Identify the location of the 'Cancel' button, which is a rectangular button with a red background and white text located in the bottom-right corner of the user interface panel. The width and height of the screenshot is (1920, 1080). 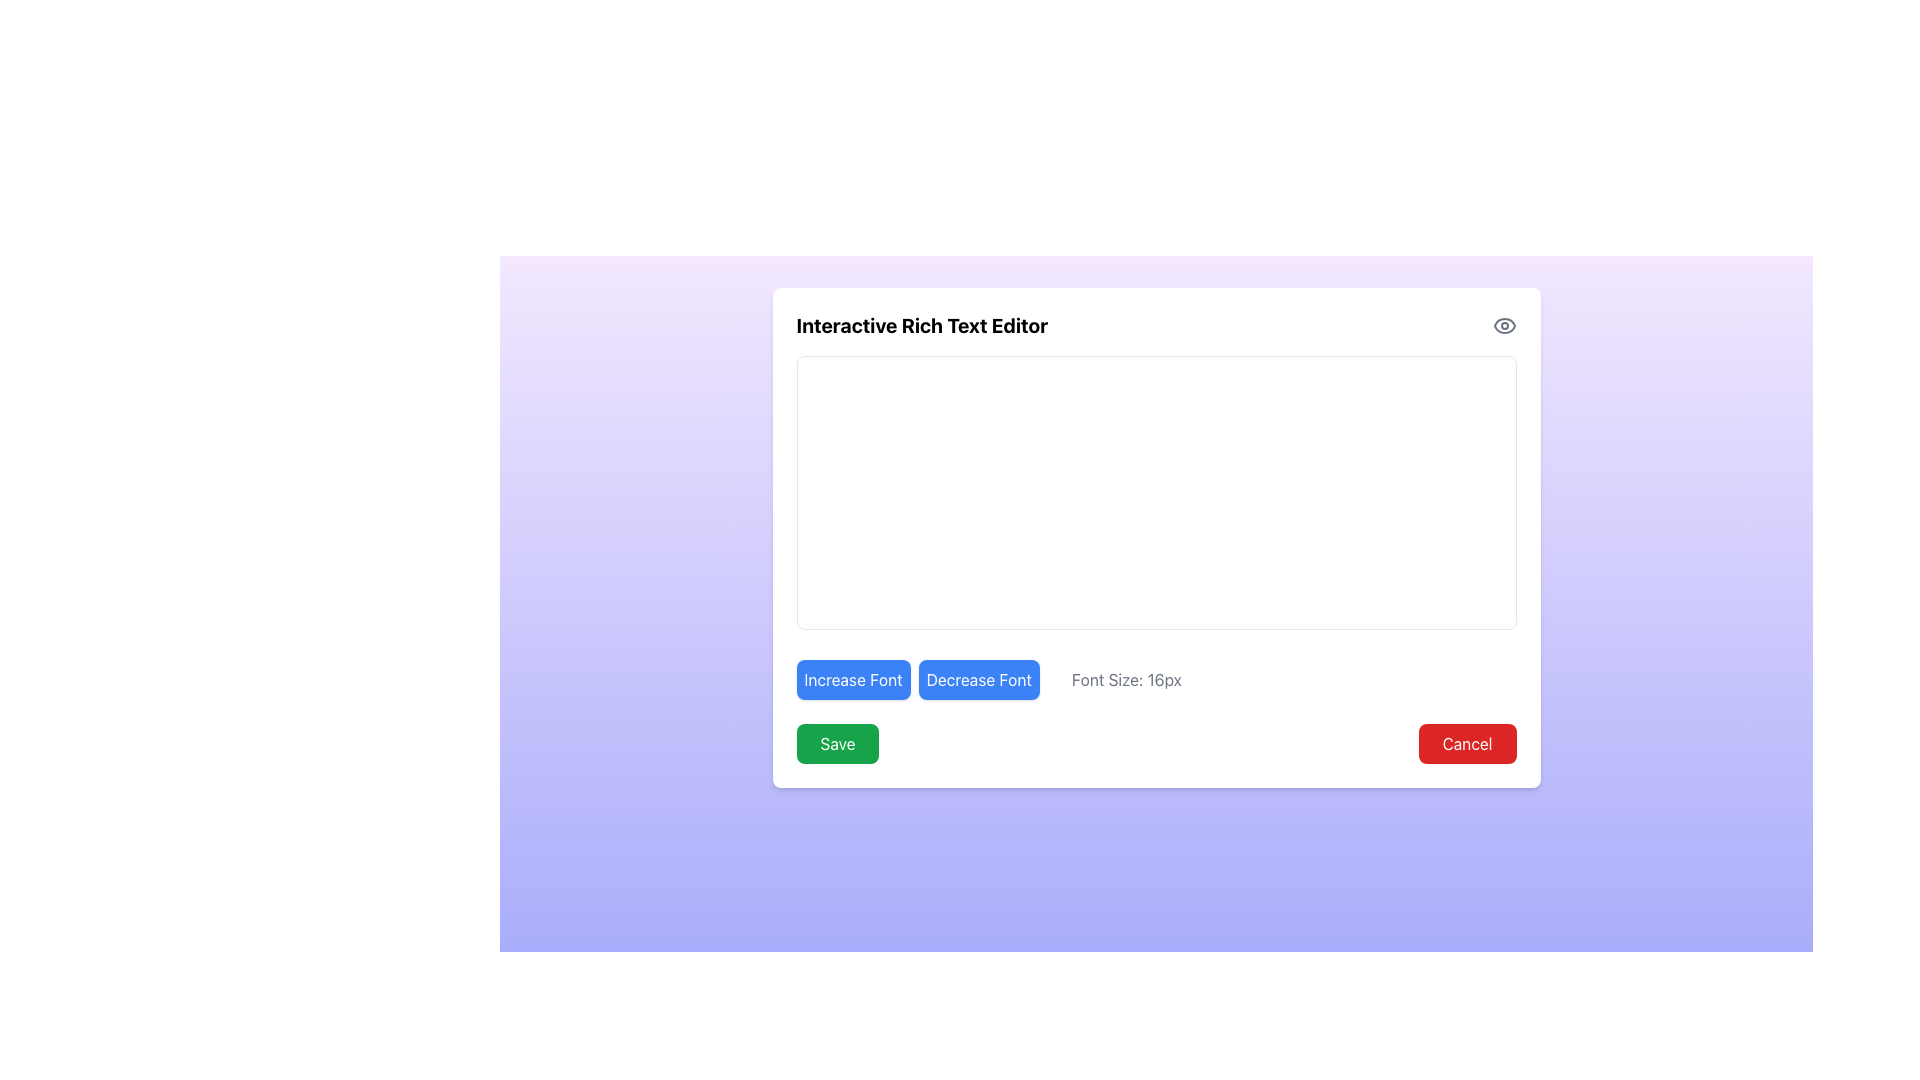
(1467, 744).